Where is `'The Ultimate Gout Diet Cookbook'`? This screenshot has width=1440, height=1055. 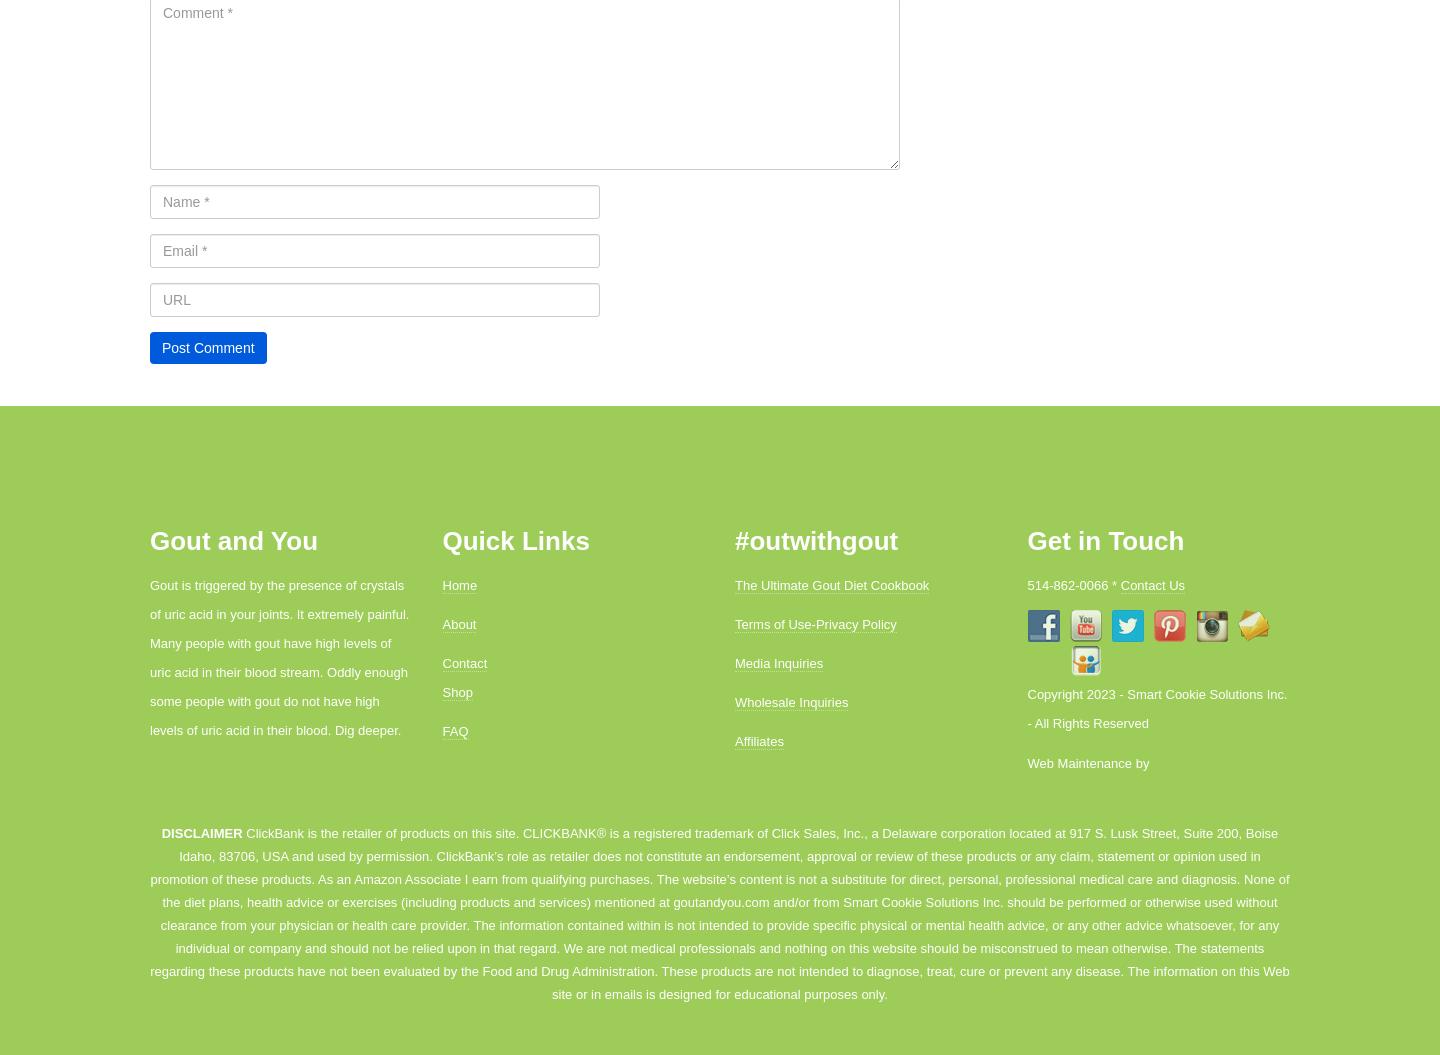
'The Ultimate Gout Diet Cookbook' is located at coordinates (832, 584).